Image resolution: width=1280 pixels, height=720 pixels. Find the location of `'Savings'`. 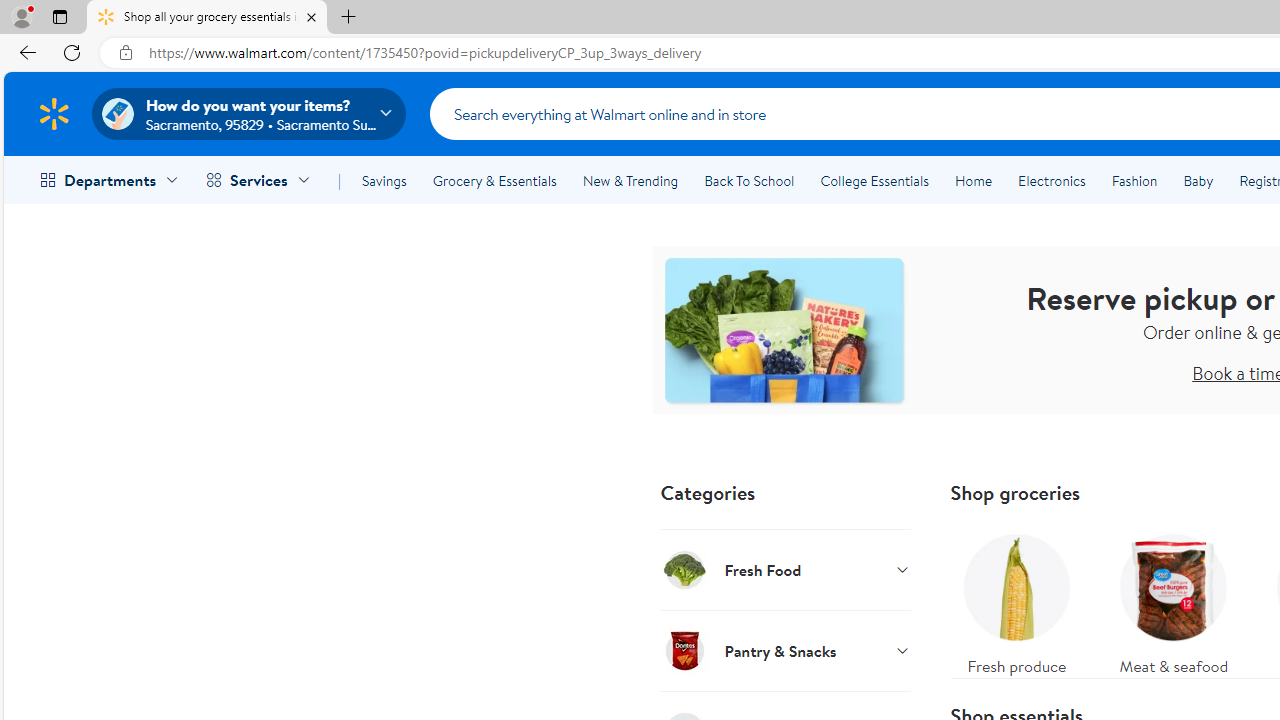

'Savings' is located at coordinates (384, 181).